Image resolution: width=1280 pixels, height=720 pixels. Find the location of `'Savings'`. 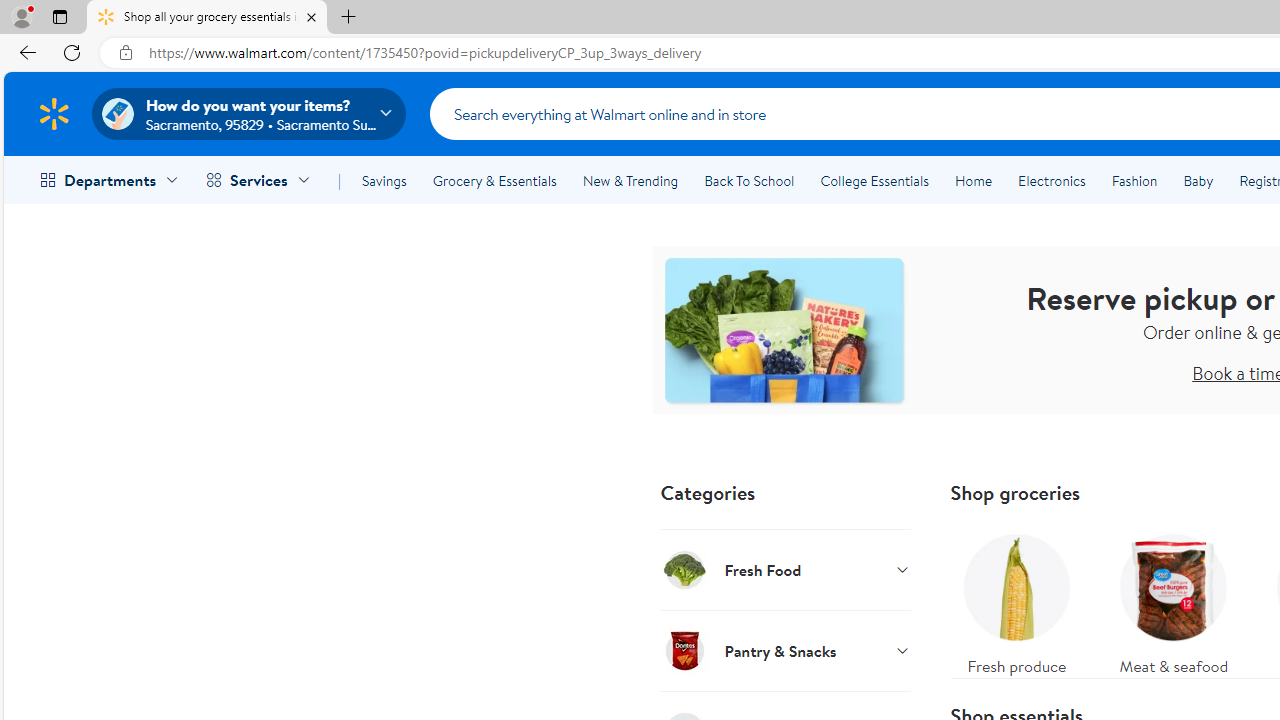

'Savings' is located at coordinates (384, 181).